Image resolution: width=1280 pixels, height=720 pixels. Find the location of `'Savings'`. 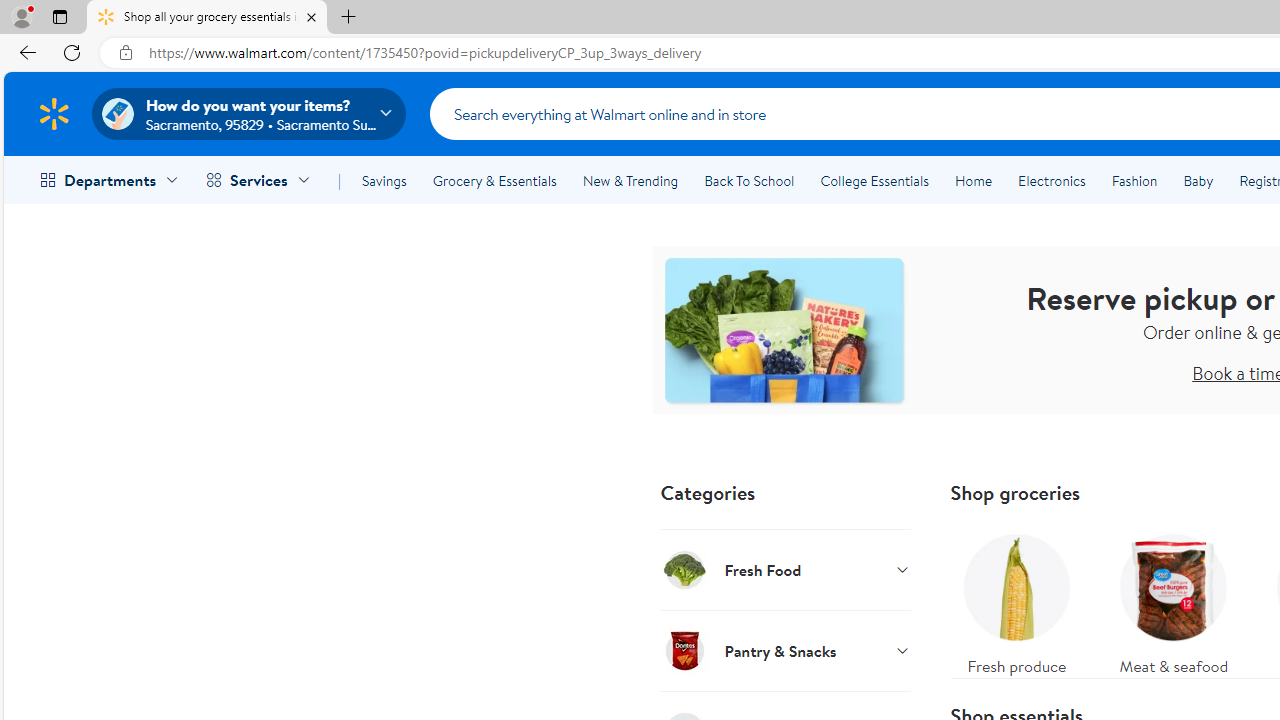

'Savings' is located at coordinates (384, 181).